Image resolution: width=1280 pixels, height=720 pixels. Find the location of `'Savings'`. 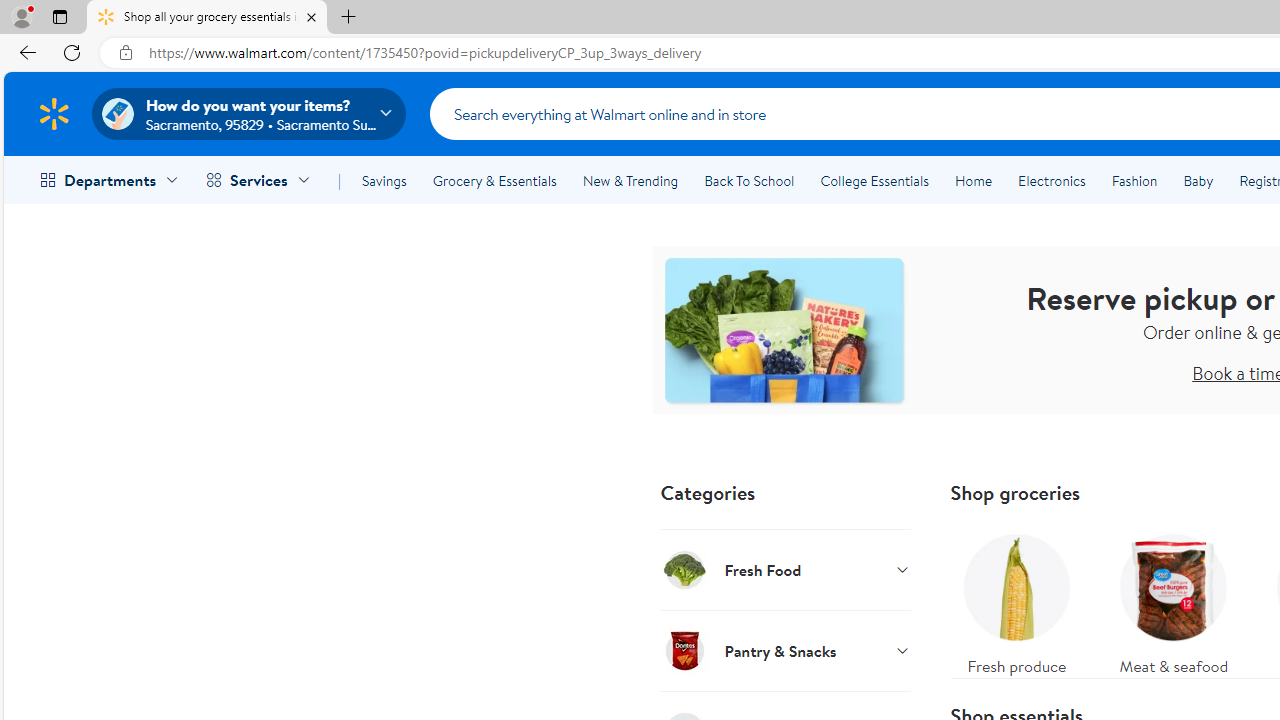

'Savings' is located at coordinates (384, 181).